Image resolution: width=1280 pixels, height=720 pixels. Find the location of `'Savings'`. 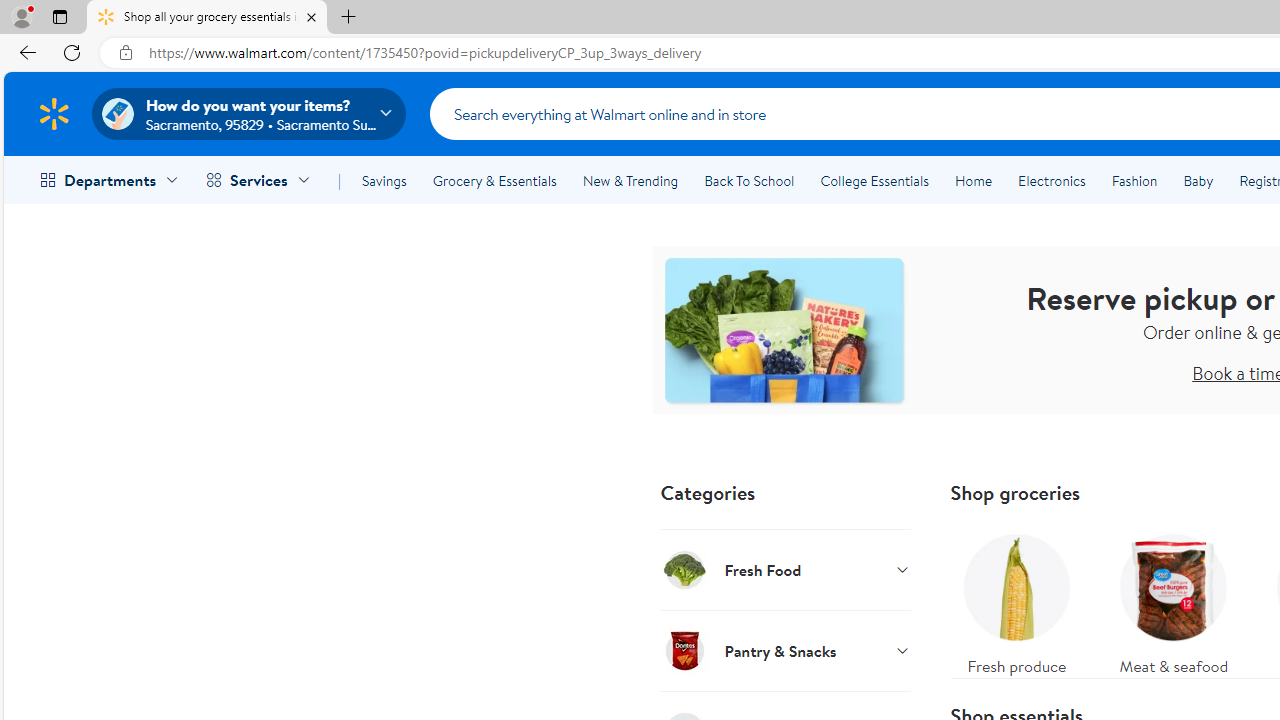

'Savings' is located at coordinates (384, 181).